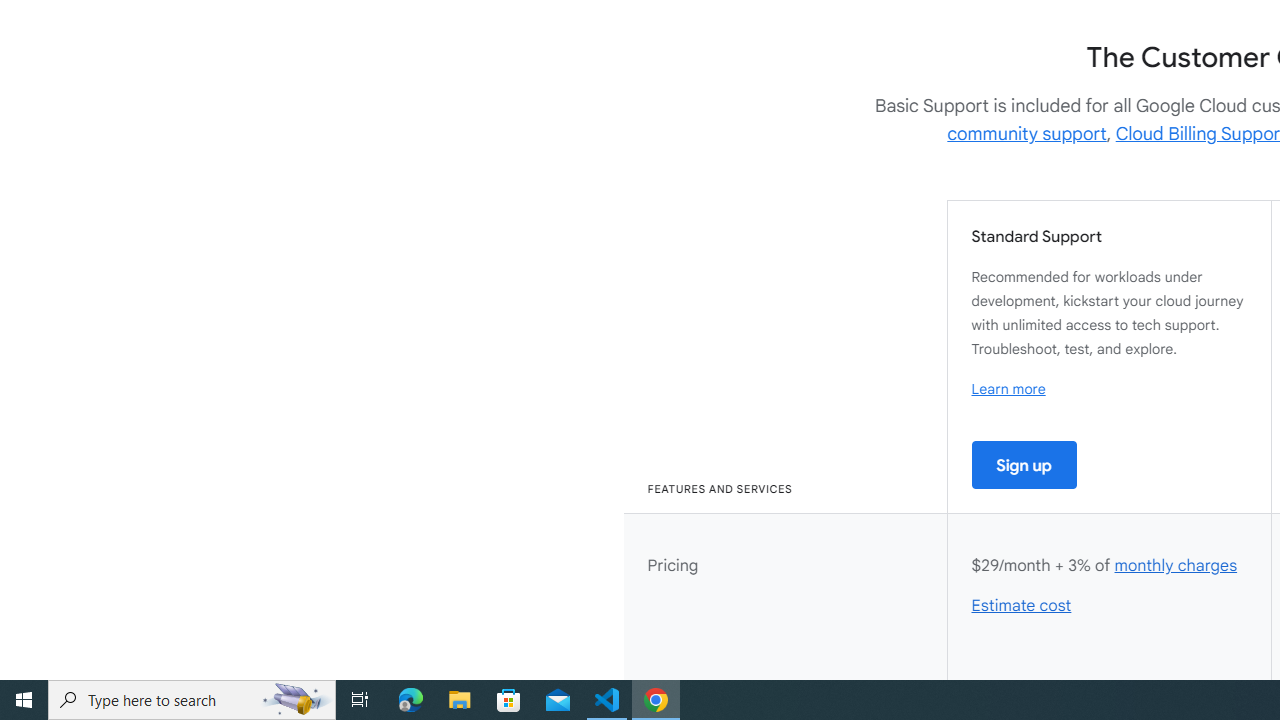 This screenshot has height=720, width=1280. What do you see at coordinates (1024, 464) in the screenshot?
I see `'Sign up'` at bounding box center [1024, 464].